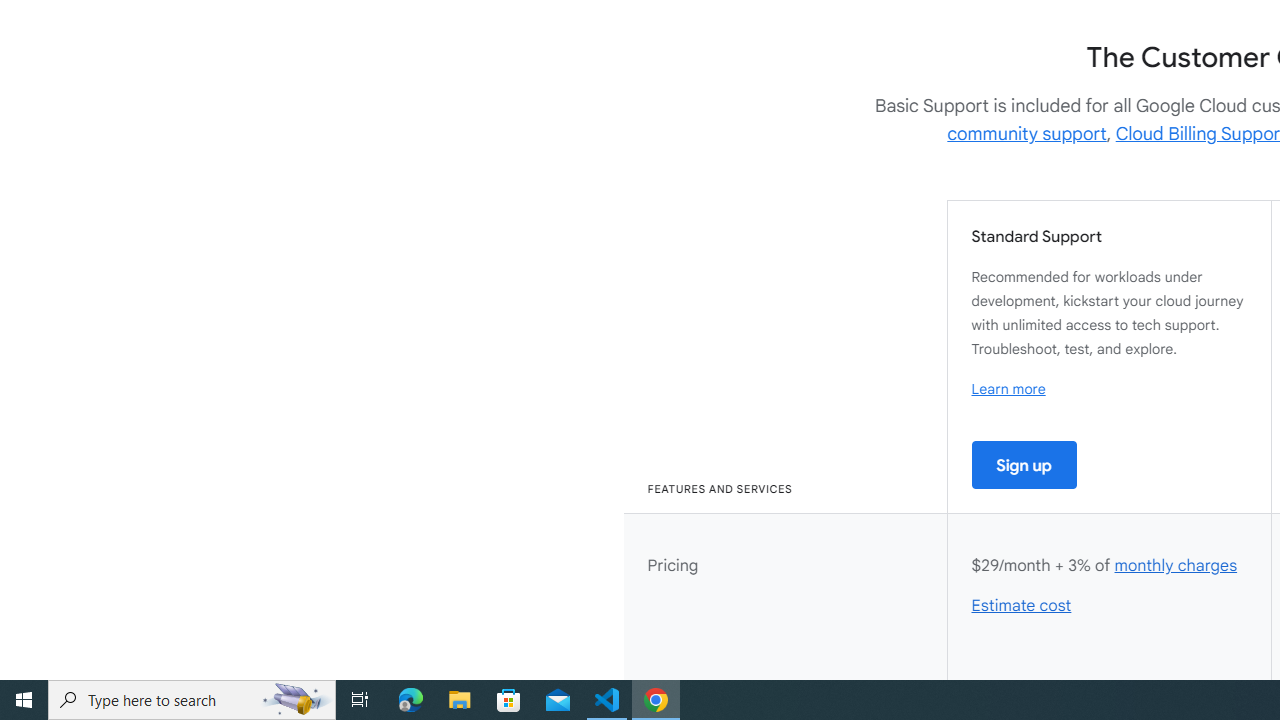 This screenshot has height=720, width=1280. What do you see at coordinates (1024, 464) in the screenshot?
I see `'Sign up'` at bounding box center [1024, 464].